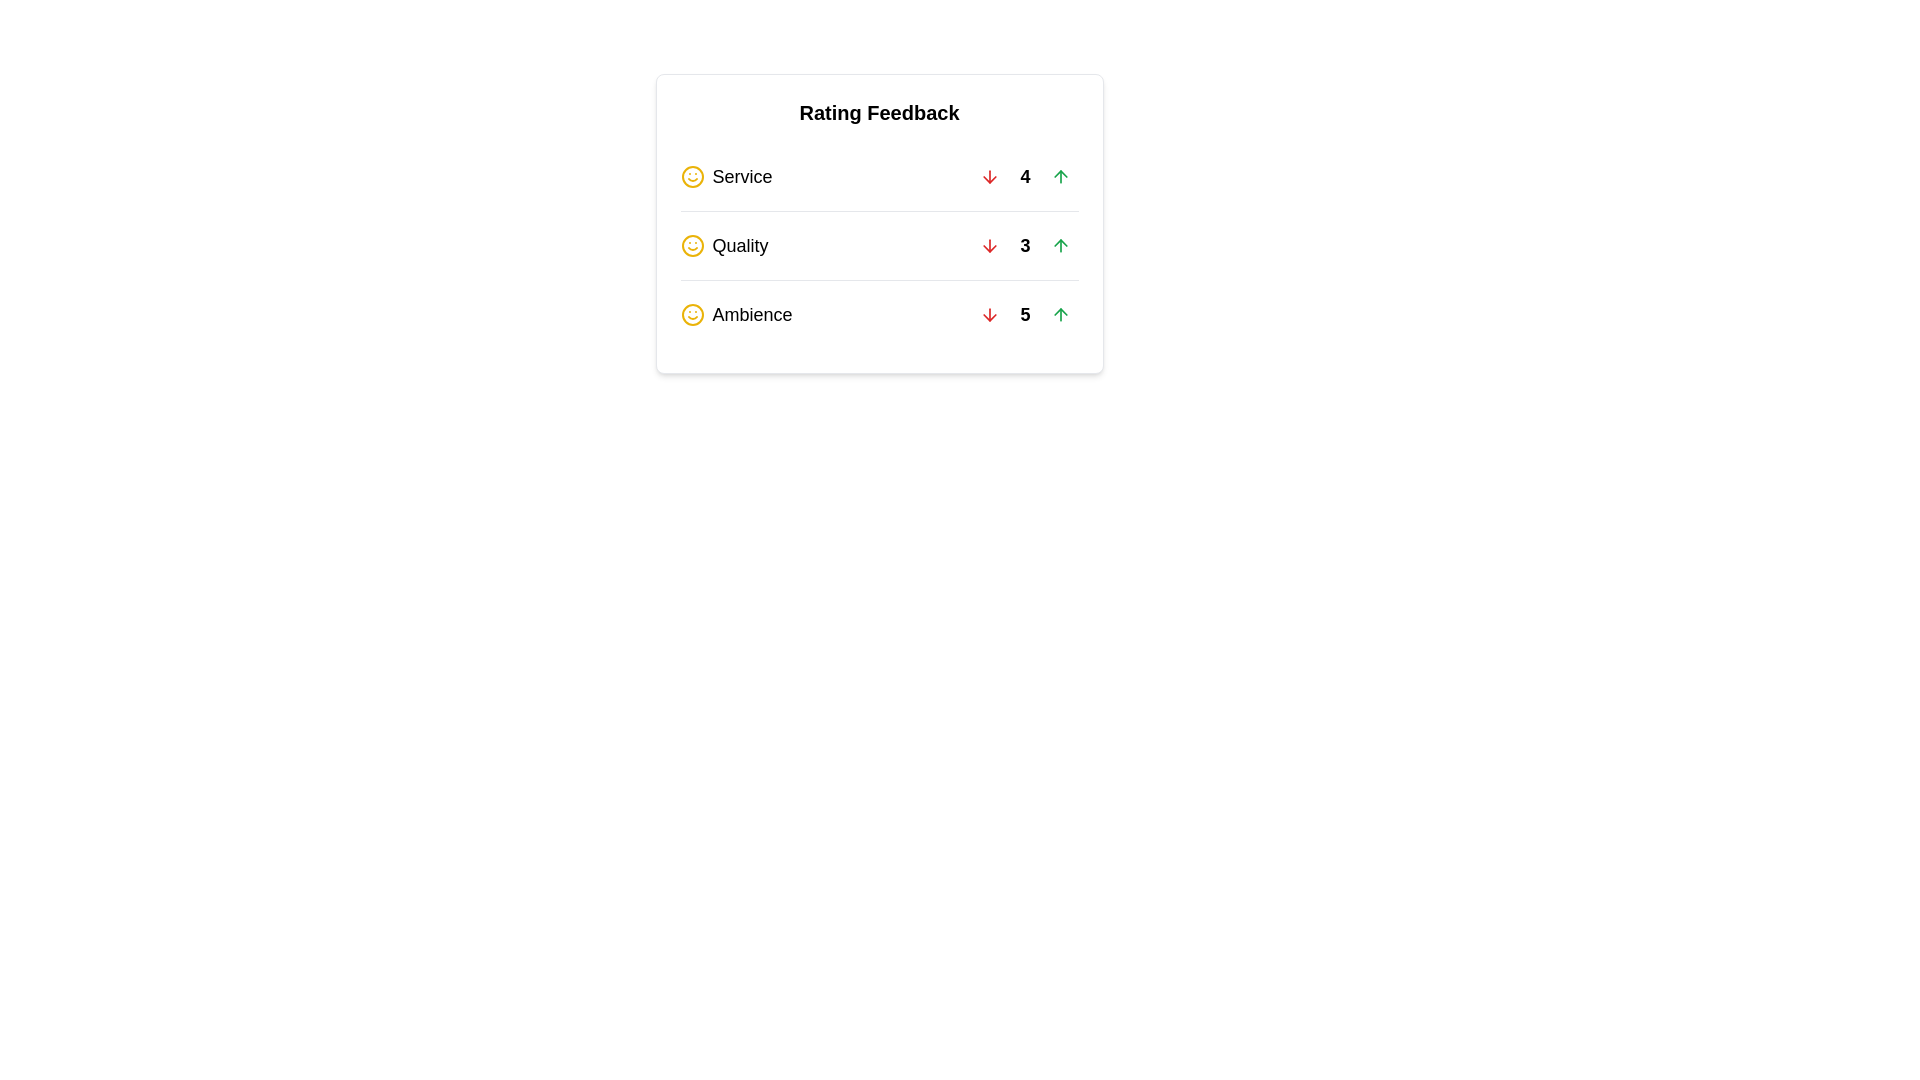 The image size is (1920, 1080). Describe the element at coordinates (990, 315) in the screenshot. I see `the button to decrease the rating of the 'Ambience' category, which is located immediately to the left of the numeric rating '5' in the 'Rating Feedback' card layout` at that location.